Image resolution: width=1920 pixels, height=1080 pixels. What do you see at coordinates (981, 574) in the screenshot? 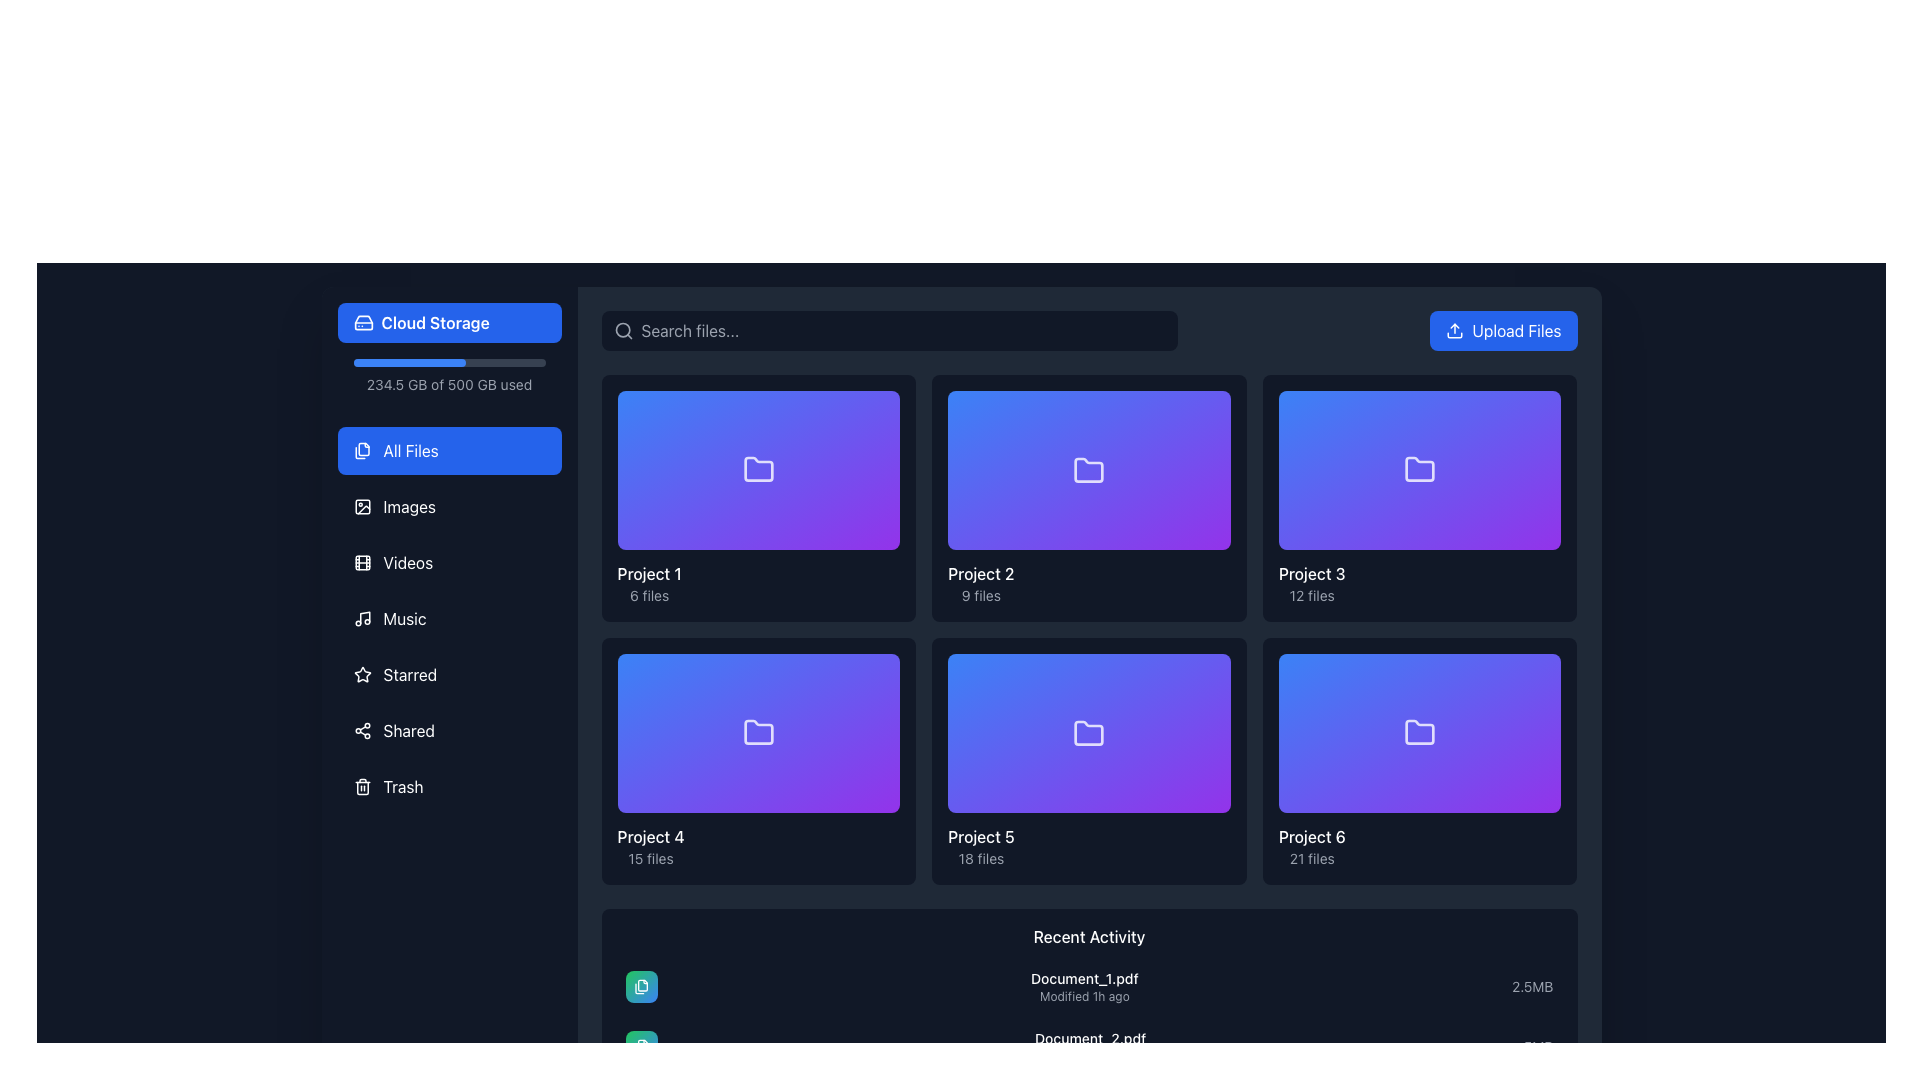
I see `static text label that conveys the name of the folder 'Project 2', located in the second position of the grid layout` at bounding box center [981, 574].